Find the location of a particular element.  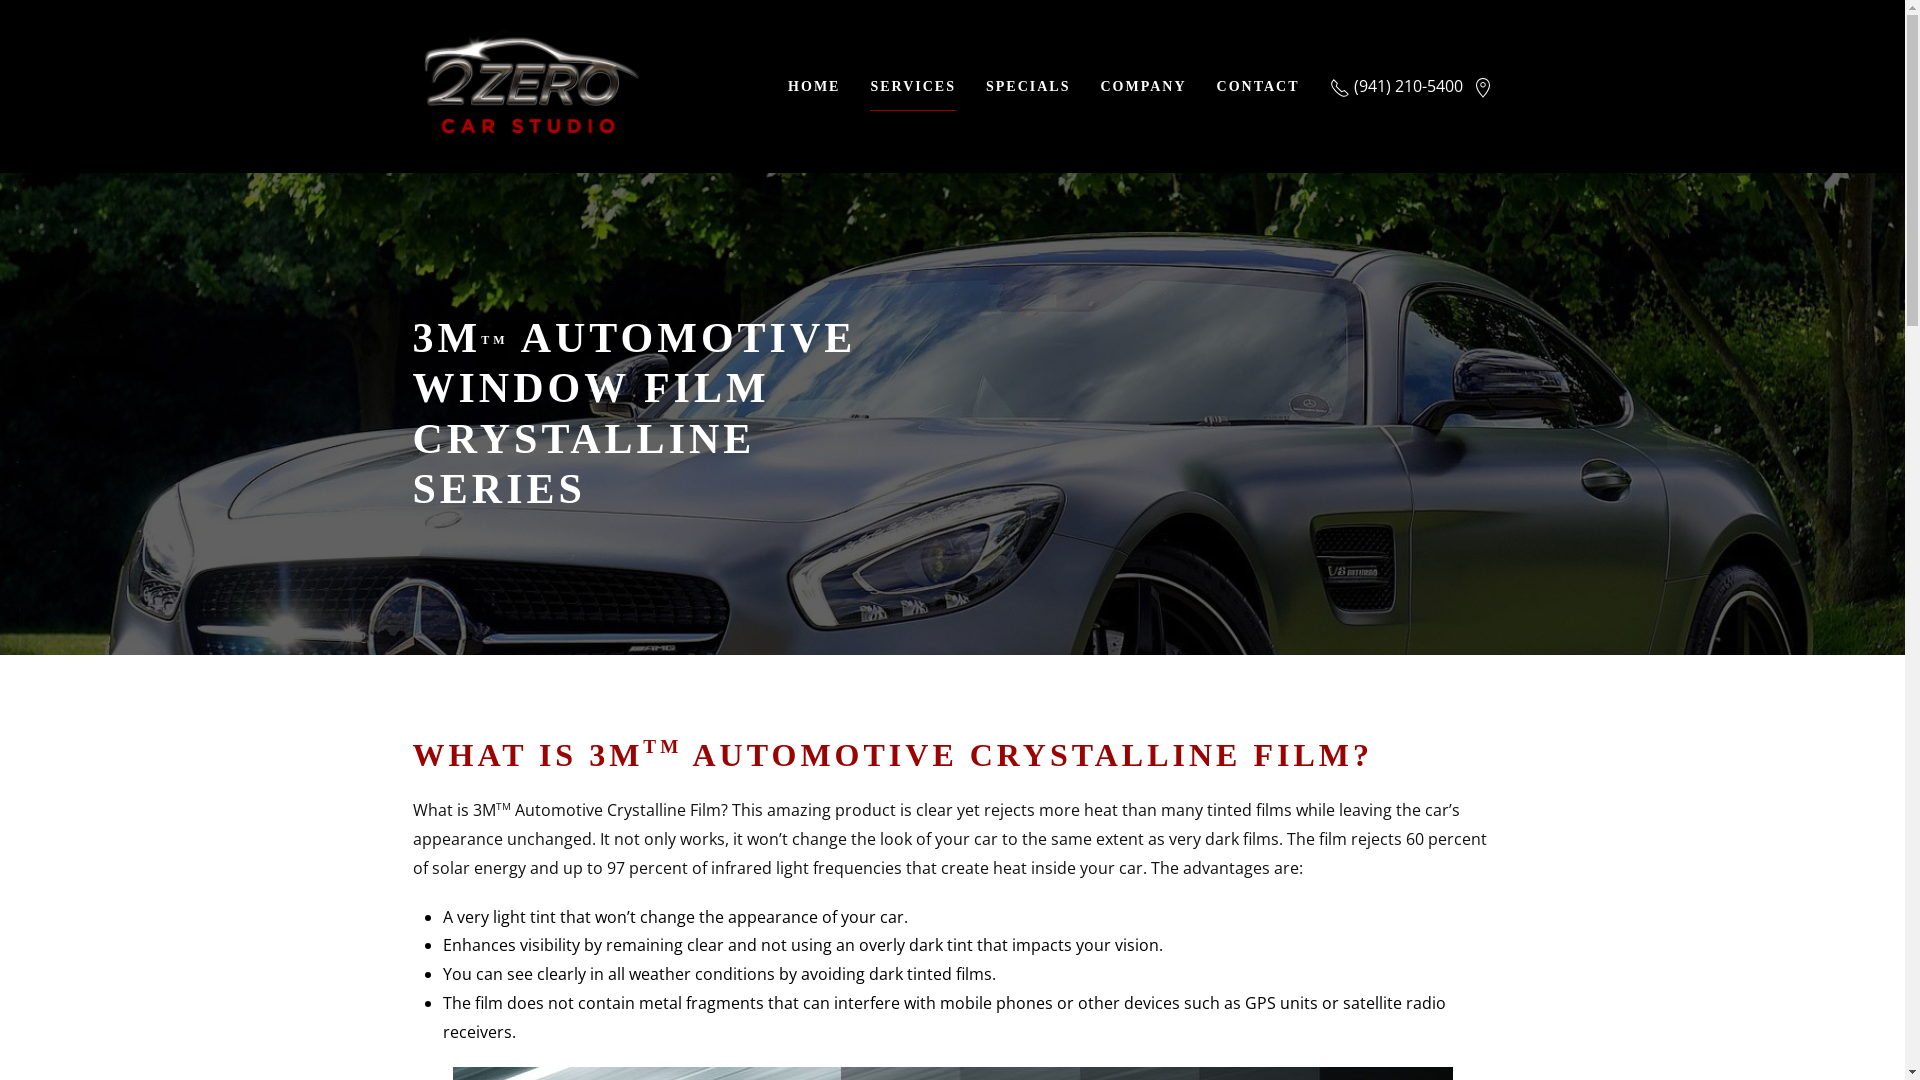

'SPECIALS' is located at coordinates (1027, 84).